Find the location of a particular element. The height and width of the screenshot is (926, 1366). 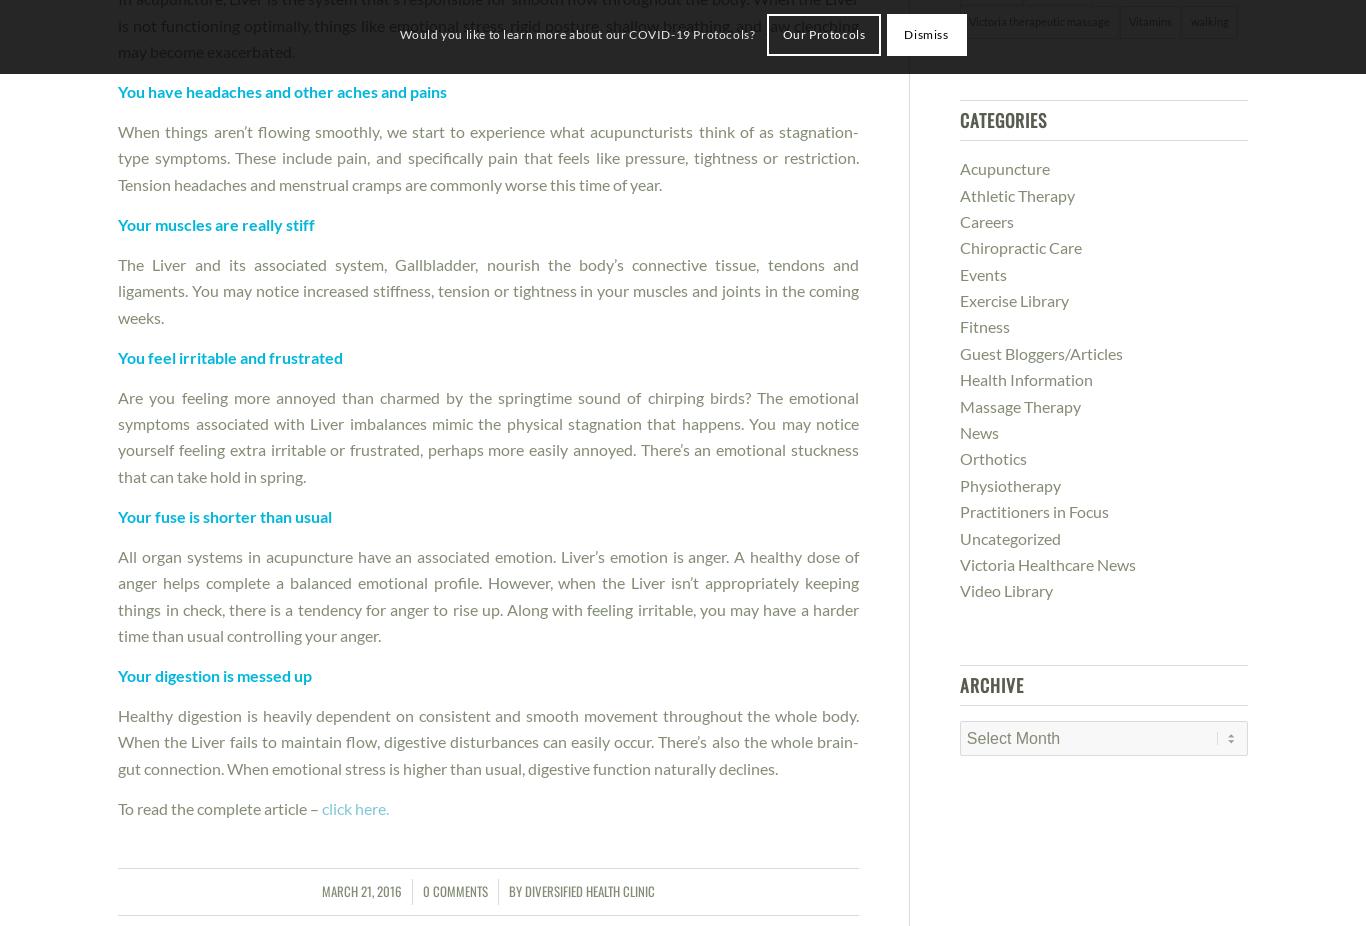

'Guest Bloggers/Articles' is located at coordinates (1039, 352).